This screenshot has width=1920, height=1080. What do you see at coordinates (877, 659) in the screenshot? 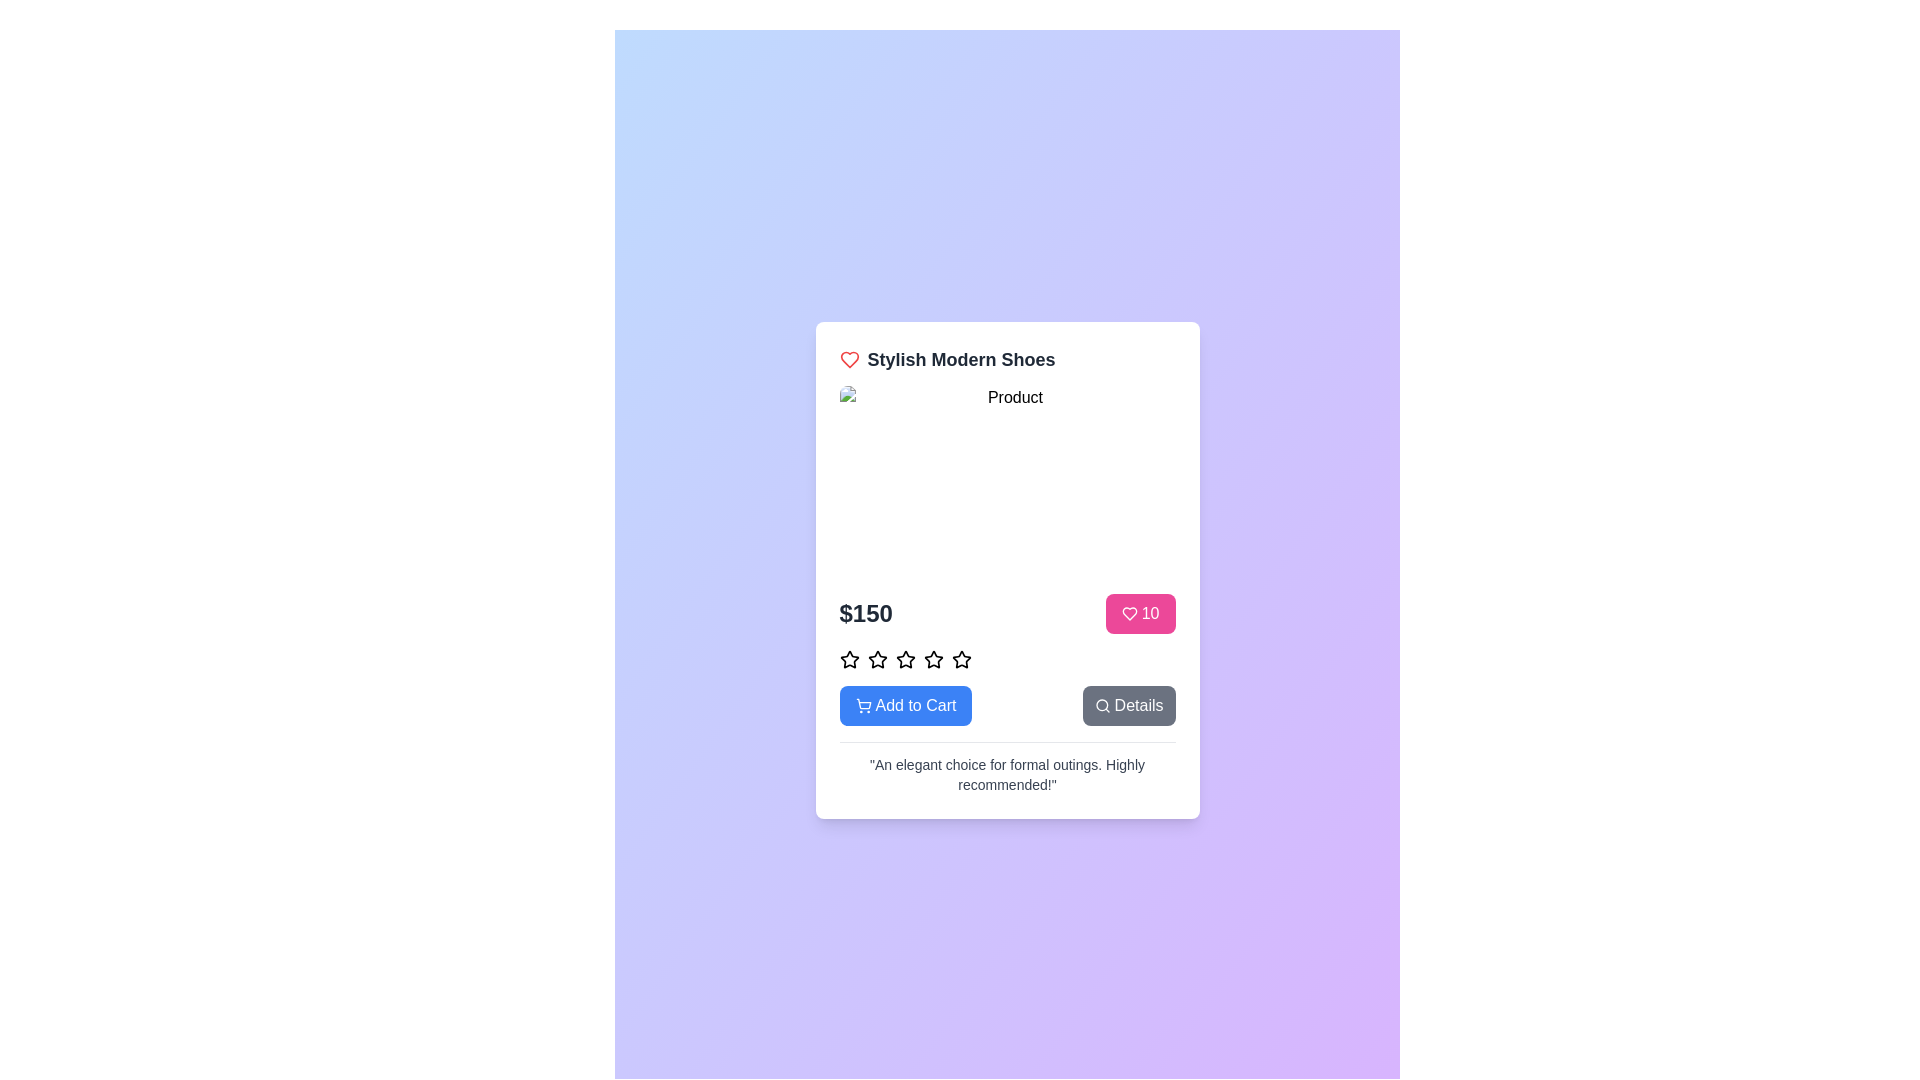
I see `the third star icon in the rating interface` at bounding box center [877, 659].